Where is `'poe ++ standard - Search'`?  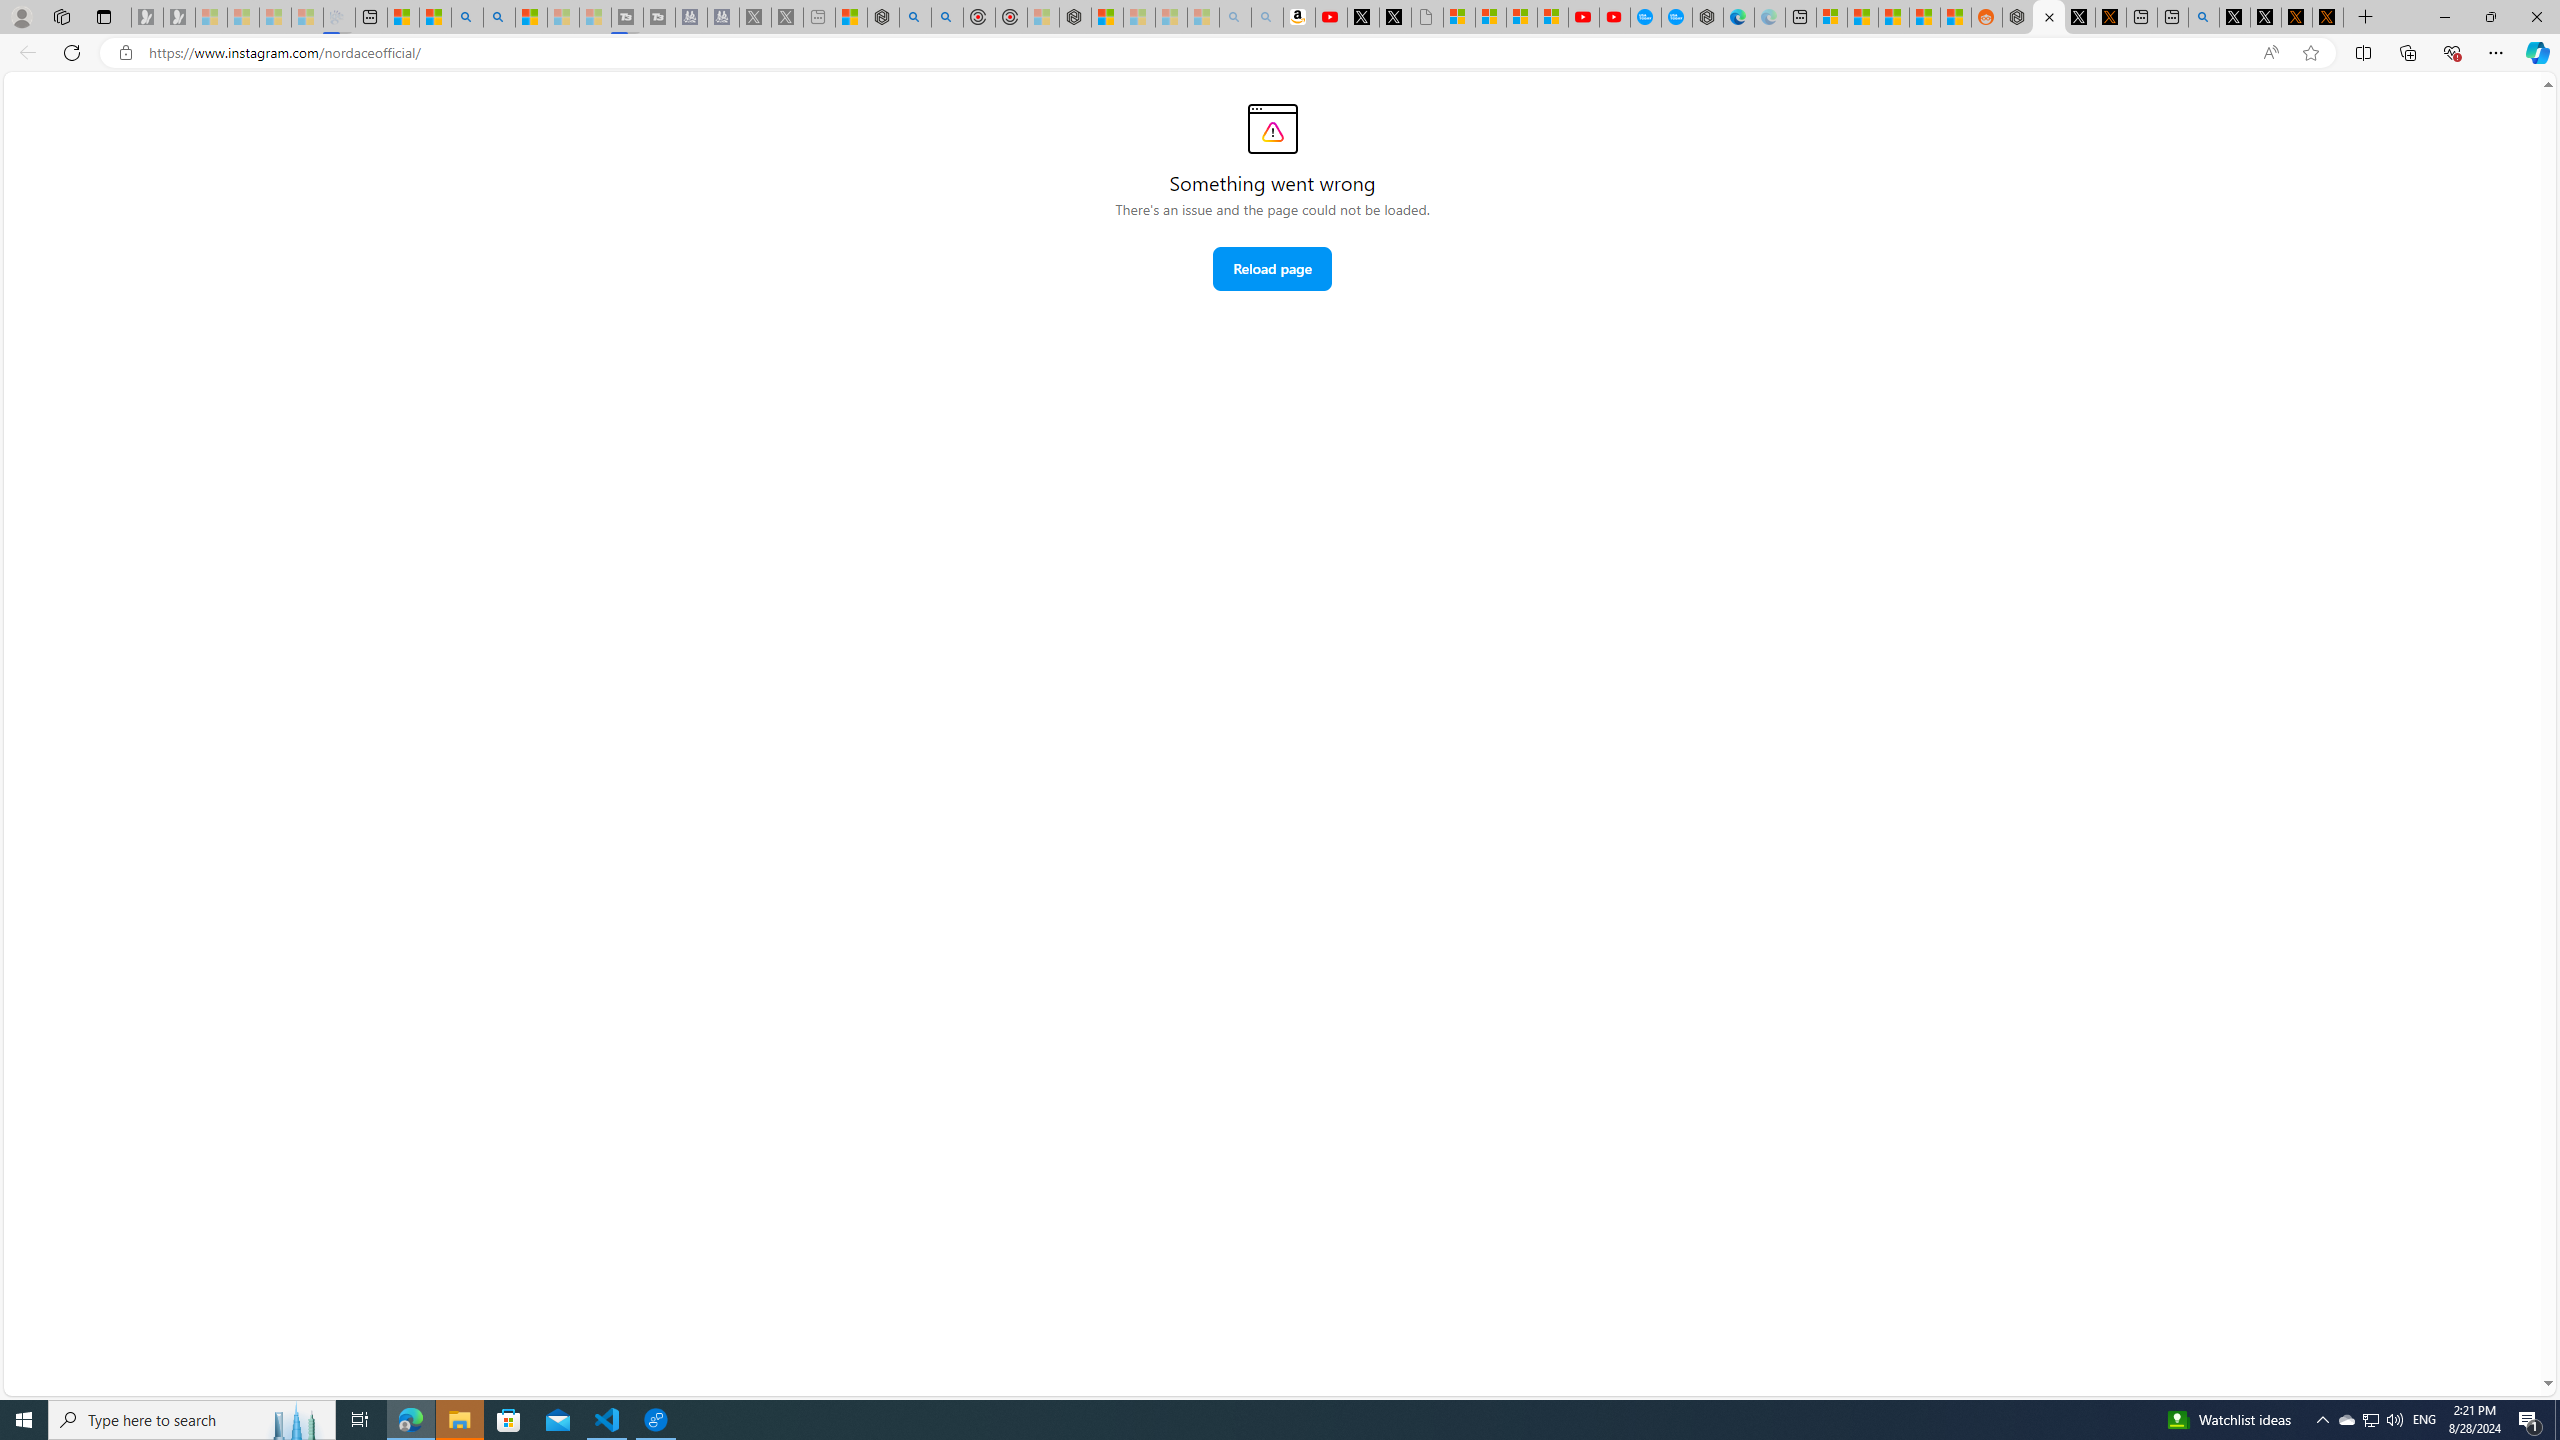
'poe ++ standard - Search' is located at coordinates (947, 16).